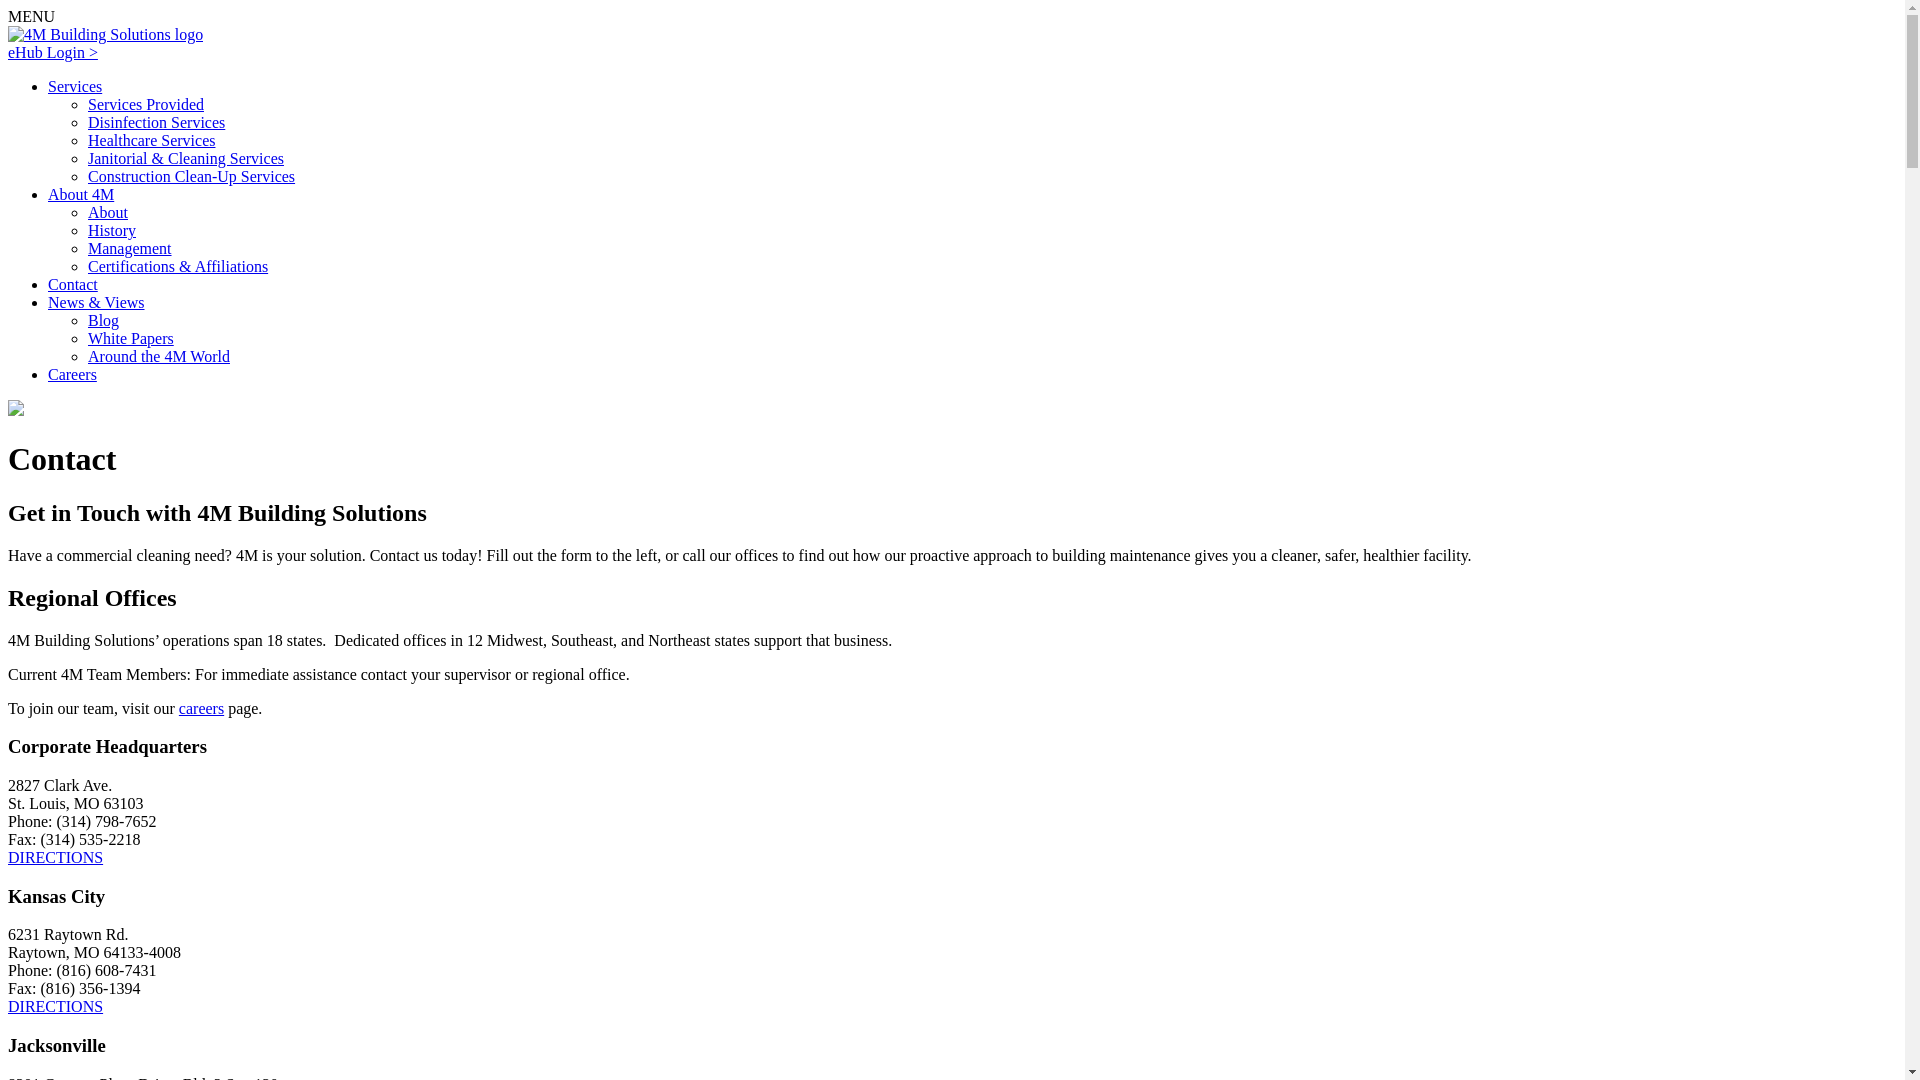 The height and width of the screenshot is (1080, 1920). I want to click on 'Disinfection Services', so click(155, 122).